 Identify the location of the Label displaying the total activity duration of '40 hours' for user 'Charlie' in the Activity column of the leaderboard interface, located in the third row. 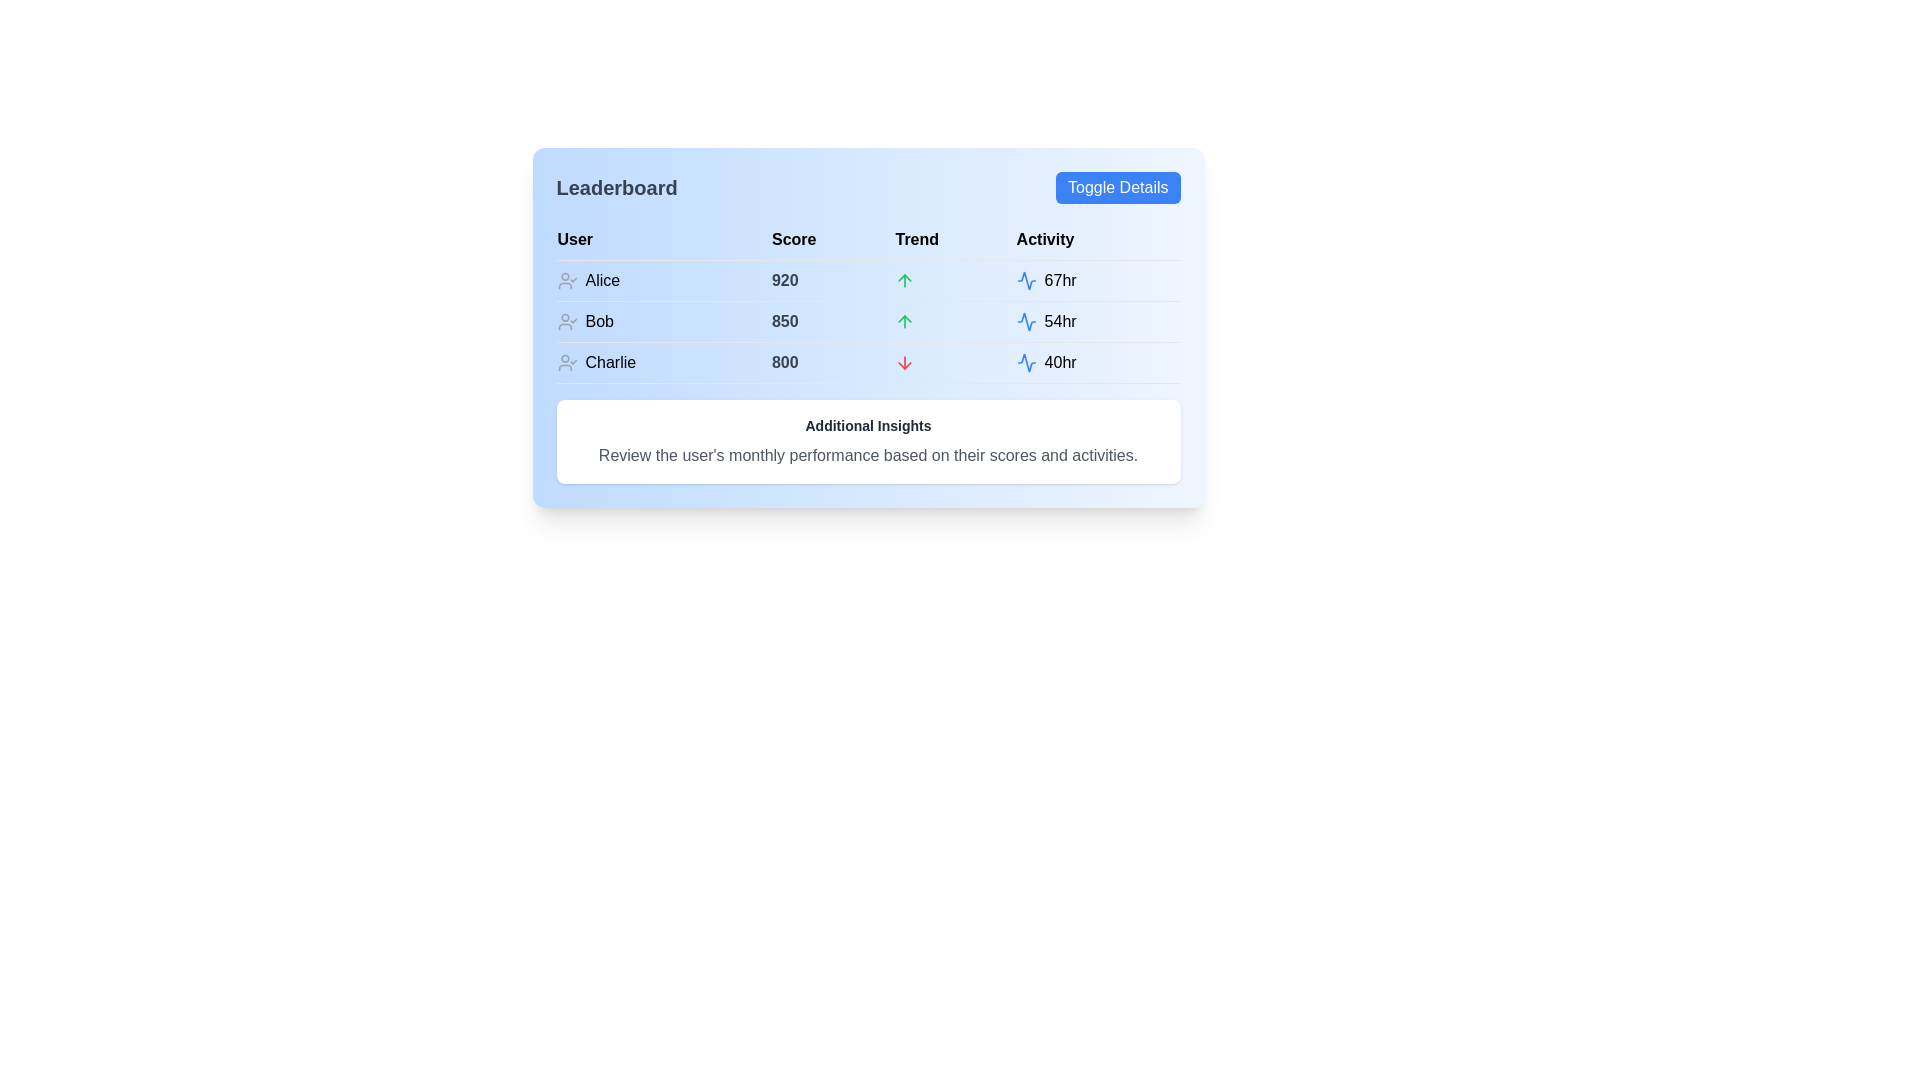
(1059, 362).